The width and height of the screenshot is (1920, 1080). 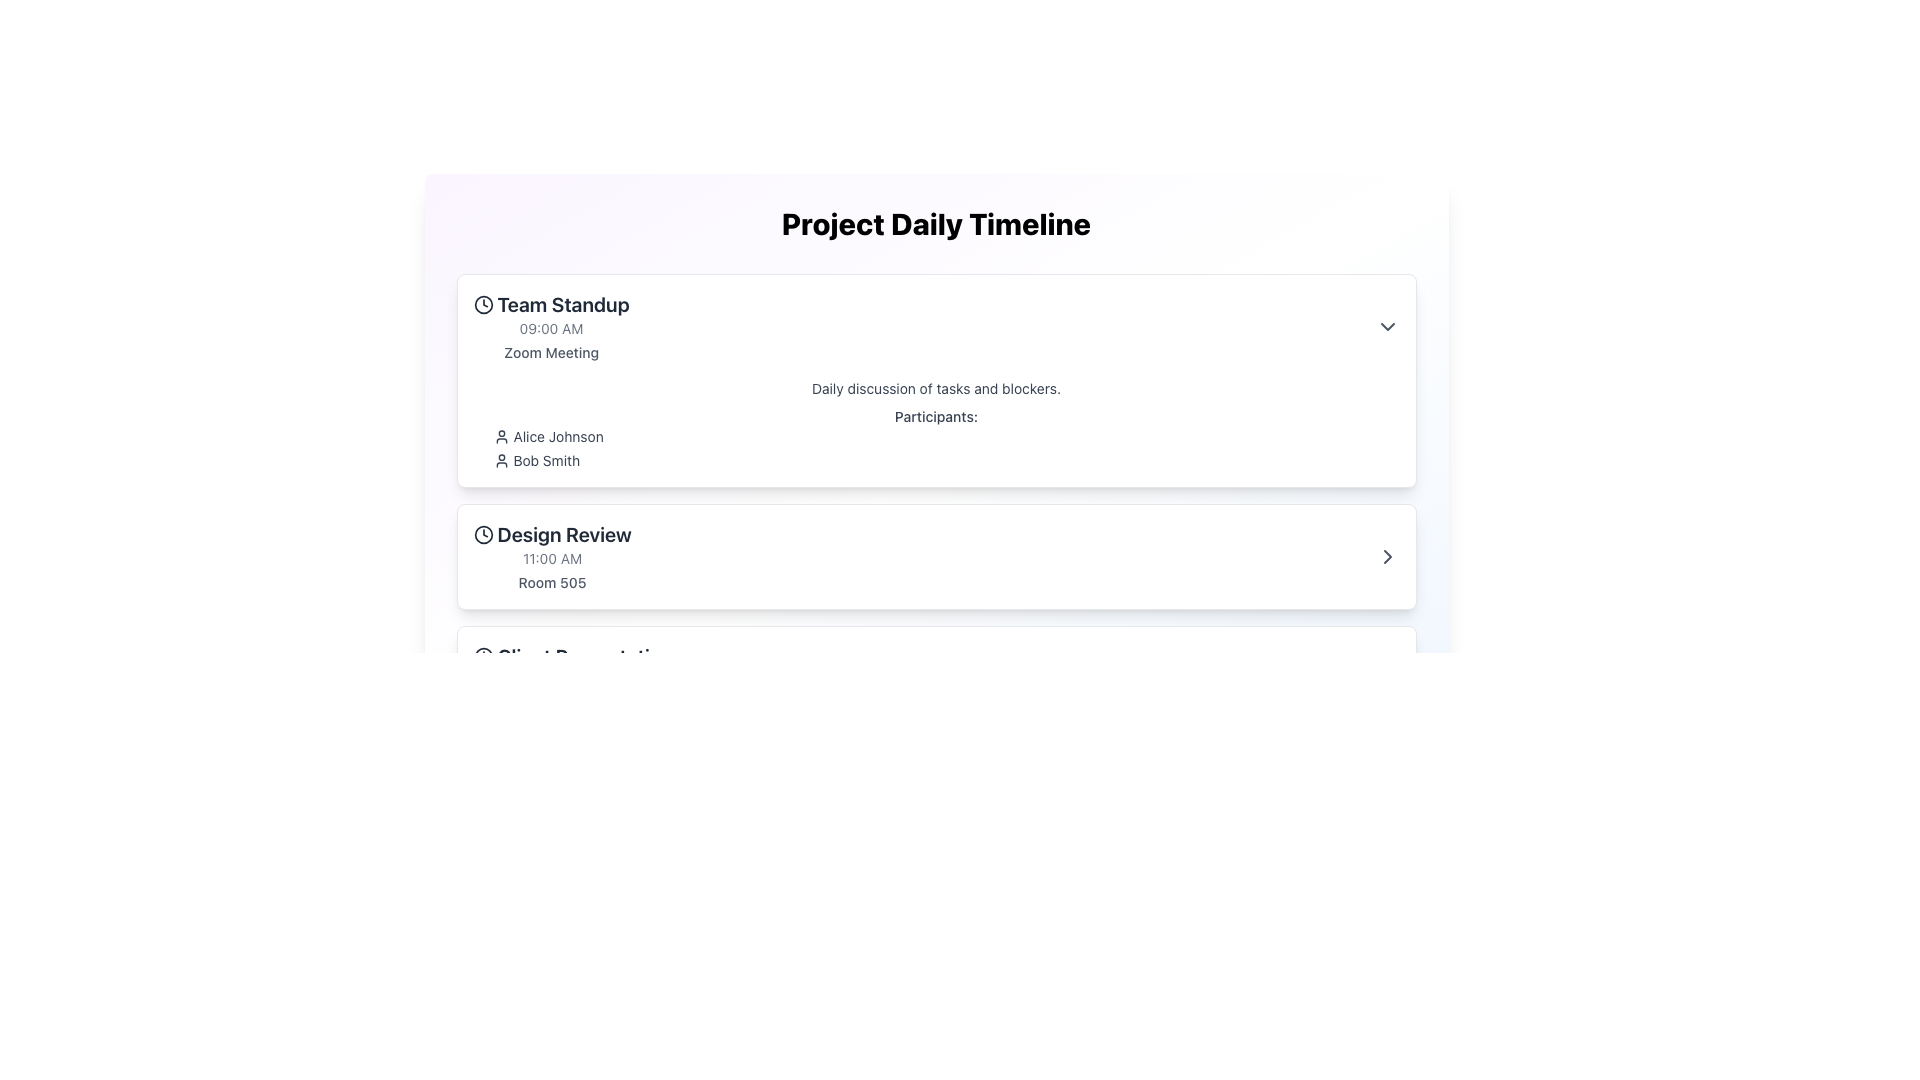 I want to click on the decorative clock icon located to the left of the 'Team Standup' text in the header section of the meeting details card, so click(x=483, y=304).